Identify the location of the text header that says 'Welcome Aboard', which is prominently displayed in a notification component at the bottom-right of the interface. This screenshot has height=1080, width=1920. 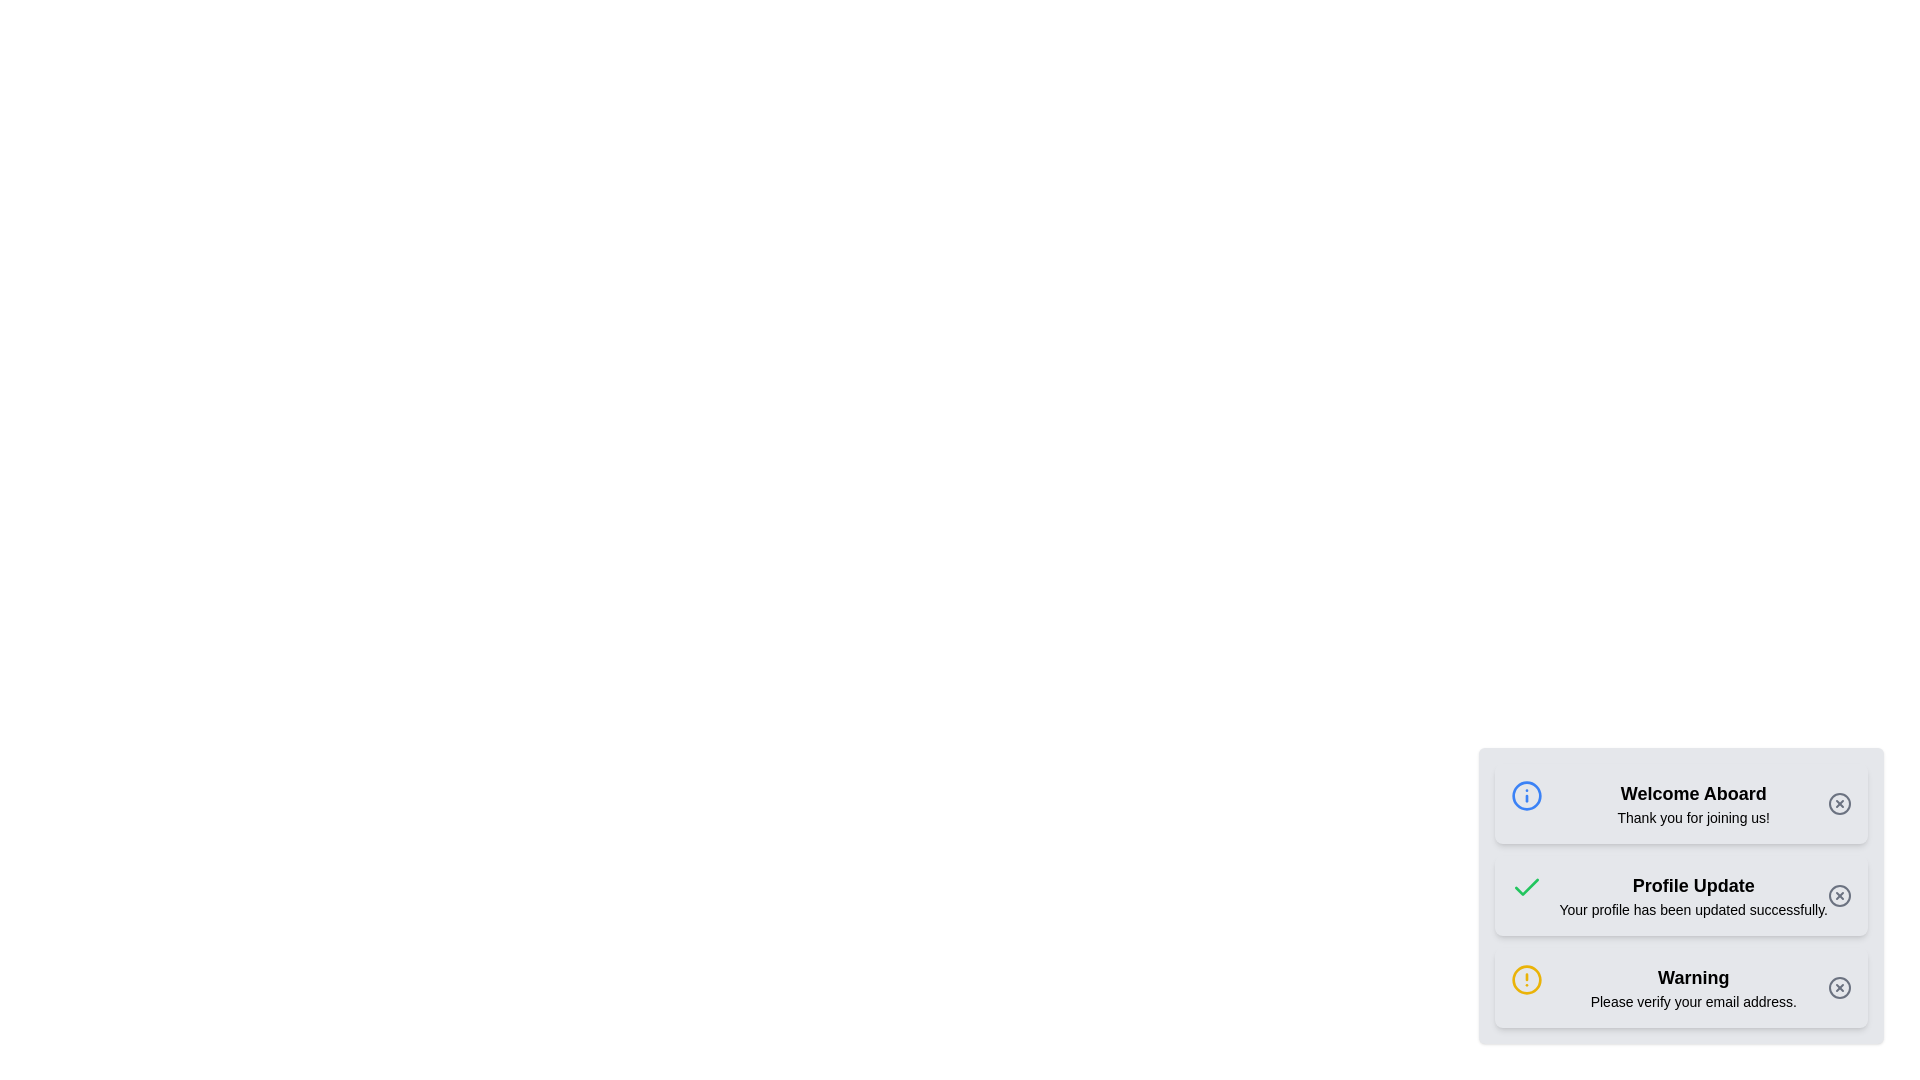
(1692, 793).